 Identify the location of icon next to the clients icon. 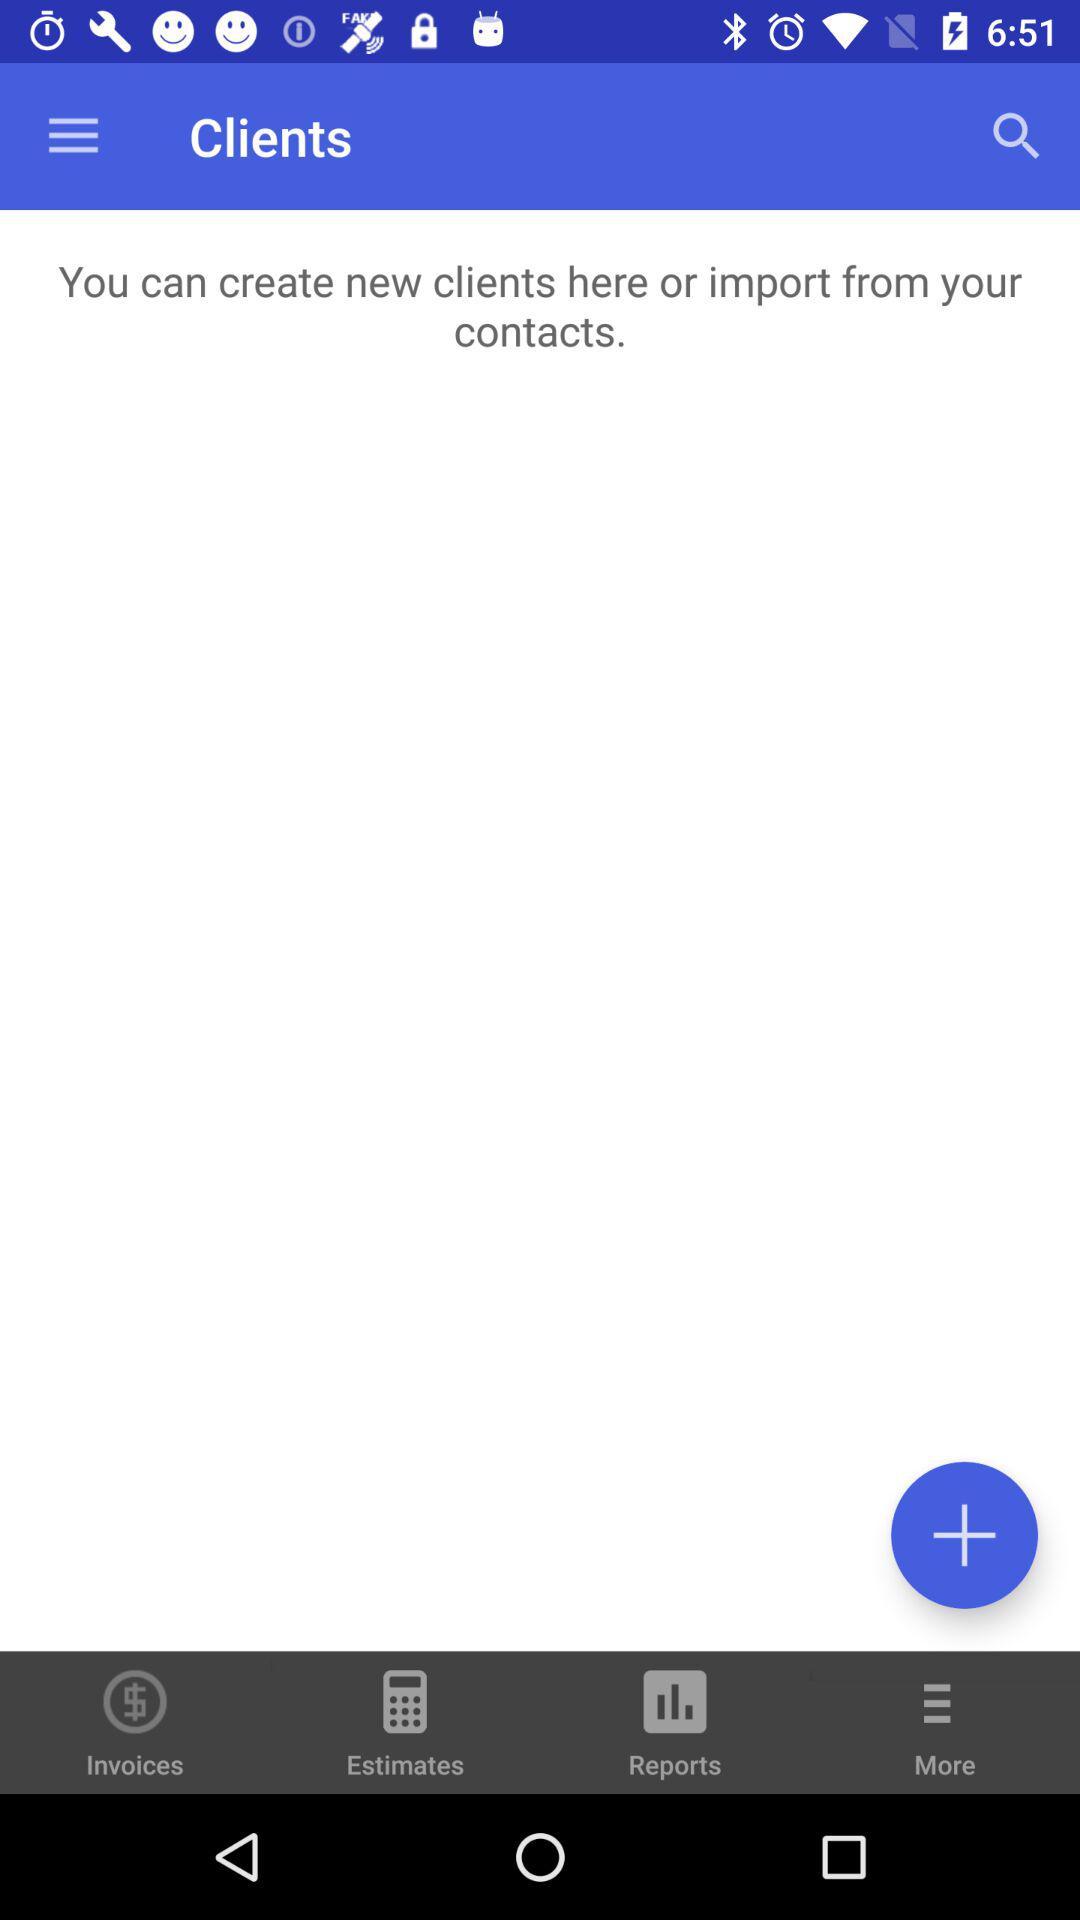
(1017, 135).